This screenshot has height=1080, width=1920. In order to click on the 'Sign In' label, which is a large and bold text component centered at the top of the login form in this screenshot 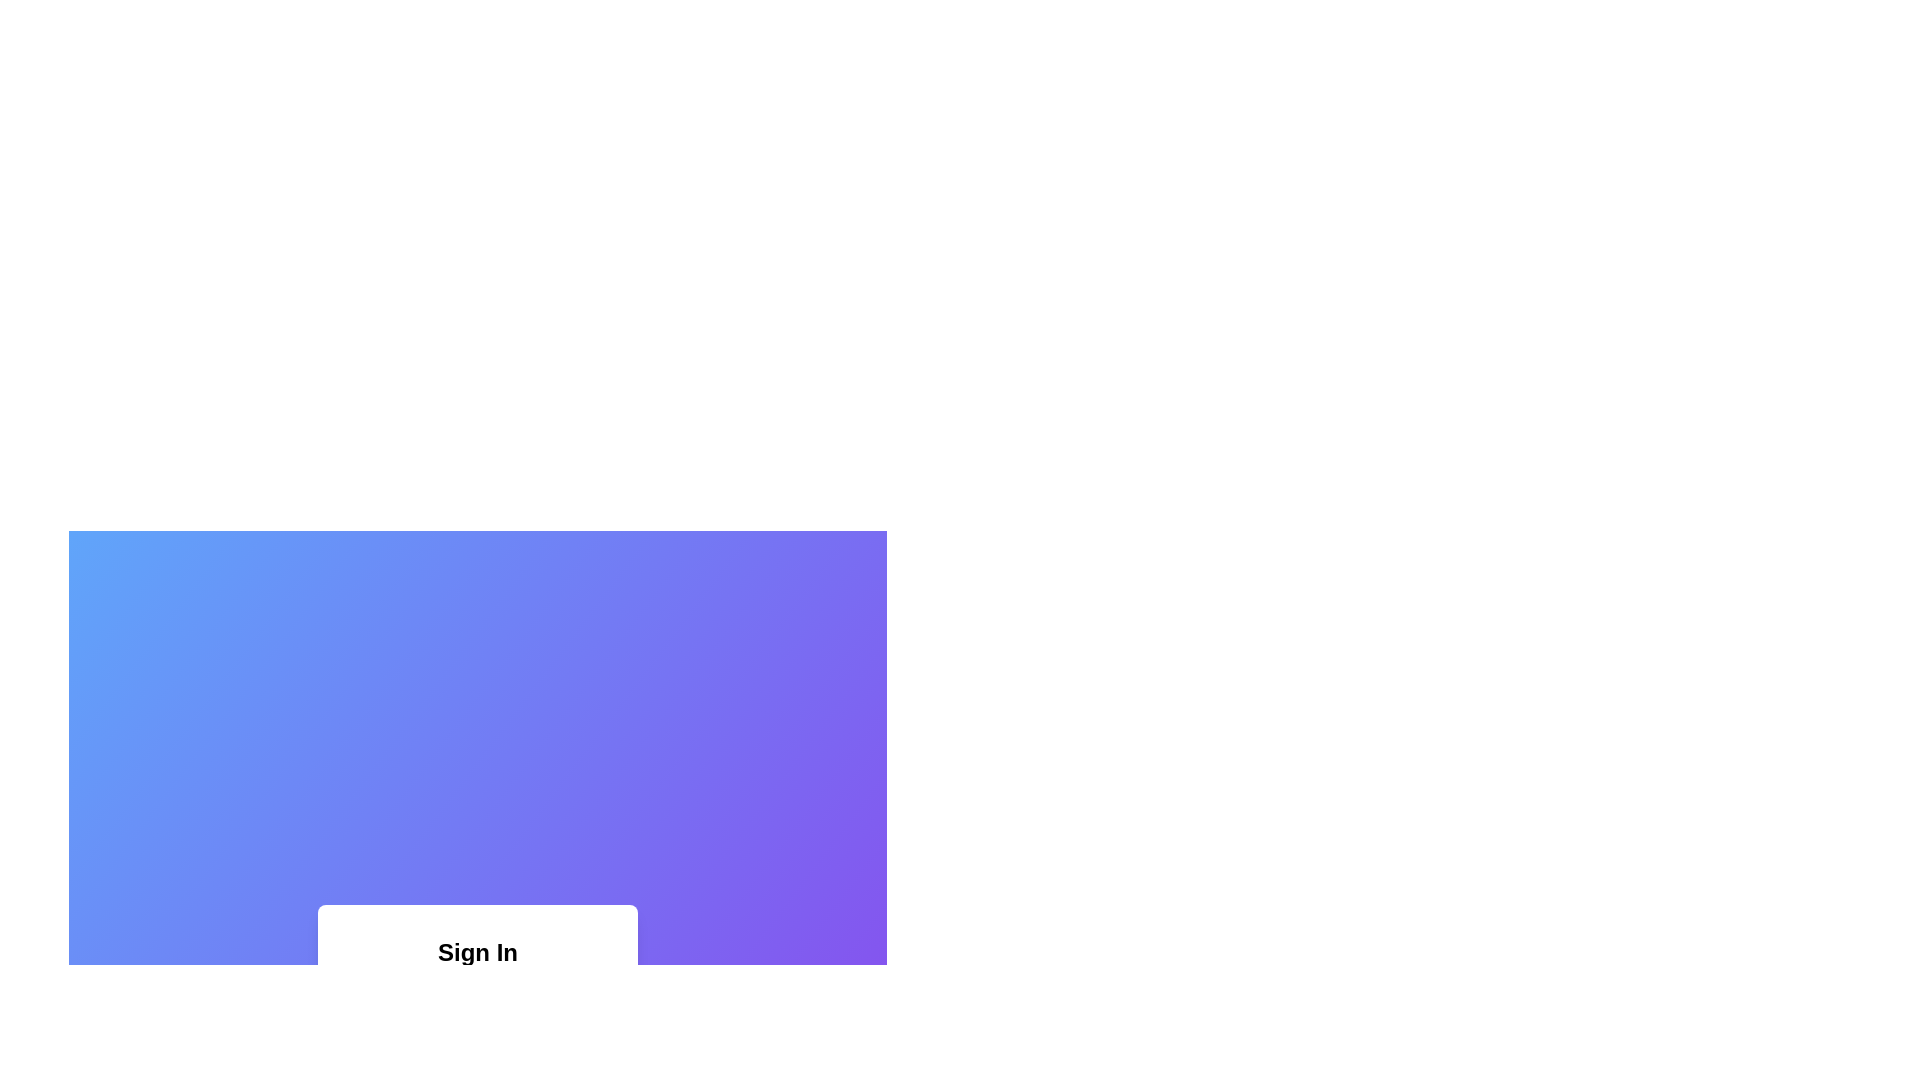, I will do `click(477, 951)`.